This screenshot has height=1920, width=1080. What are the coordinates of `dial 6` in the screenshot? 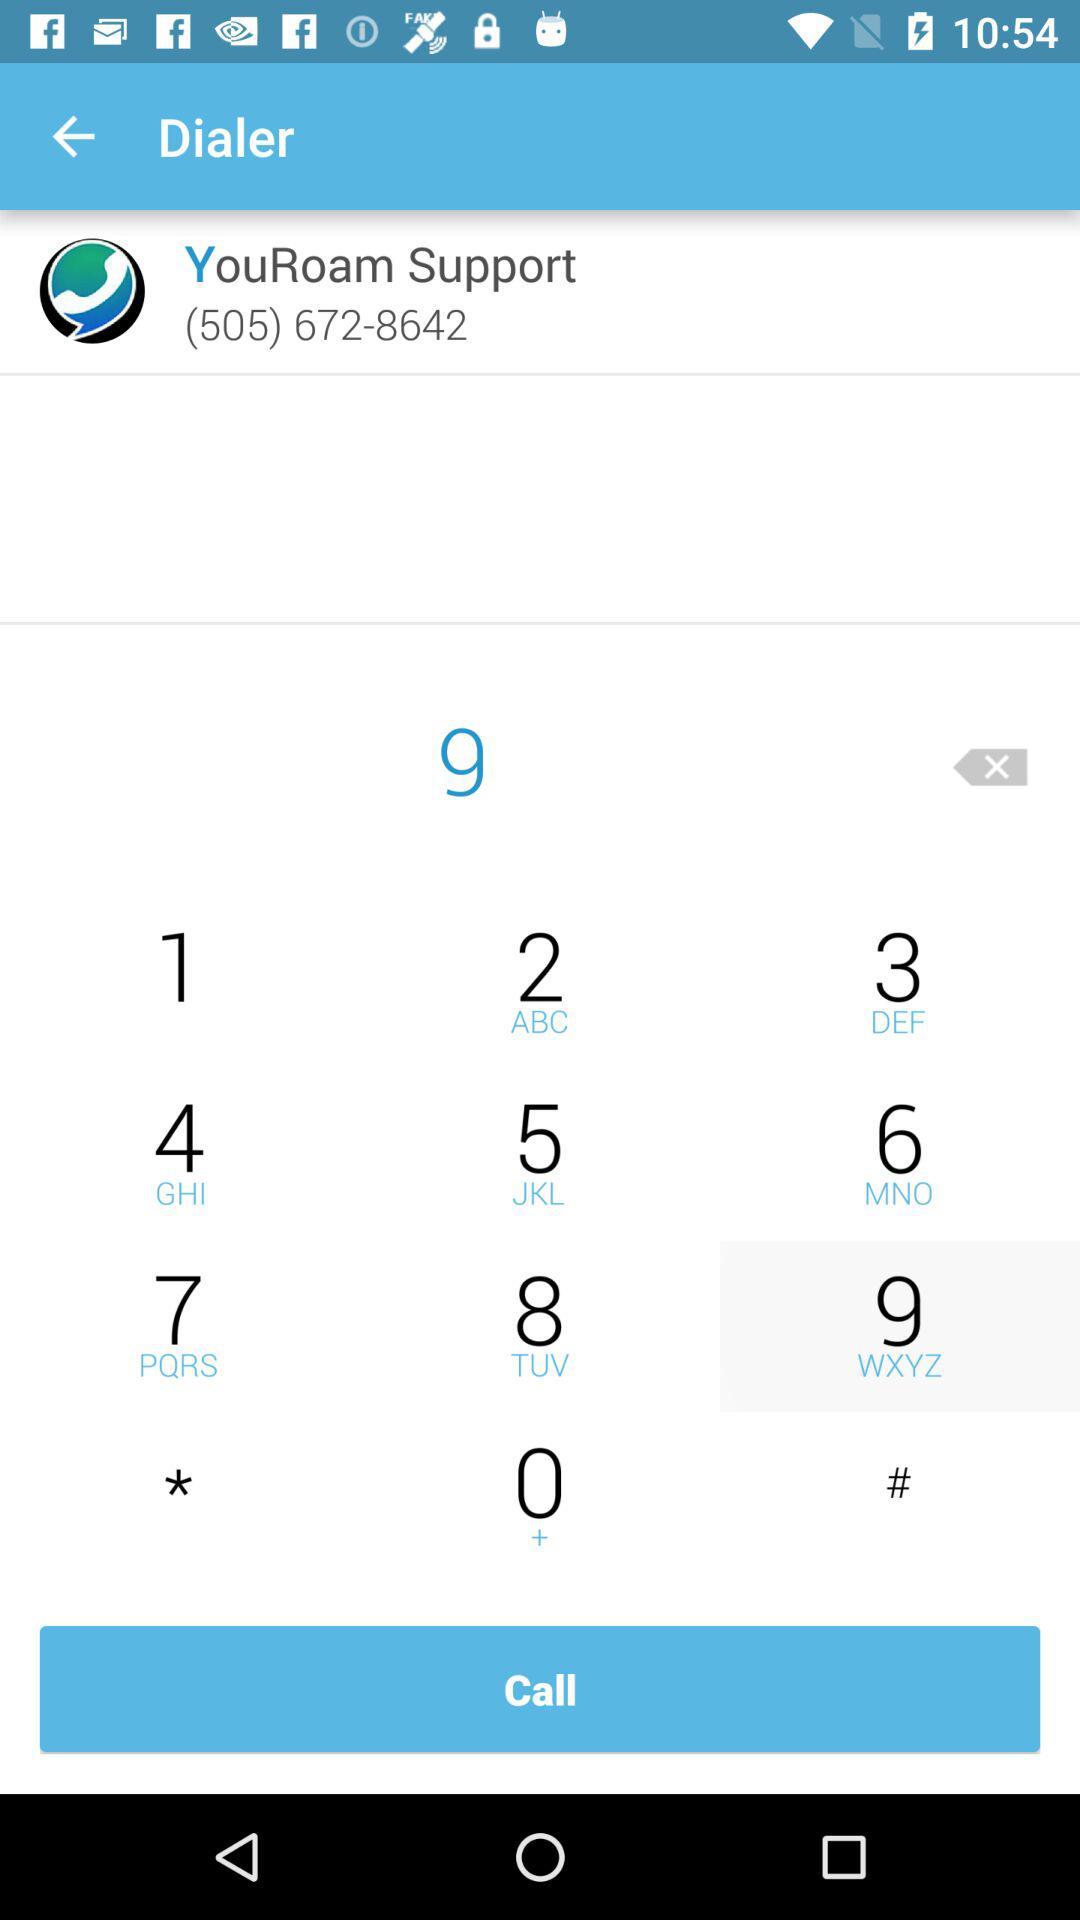 It's located at (898, 1154).